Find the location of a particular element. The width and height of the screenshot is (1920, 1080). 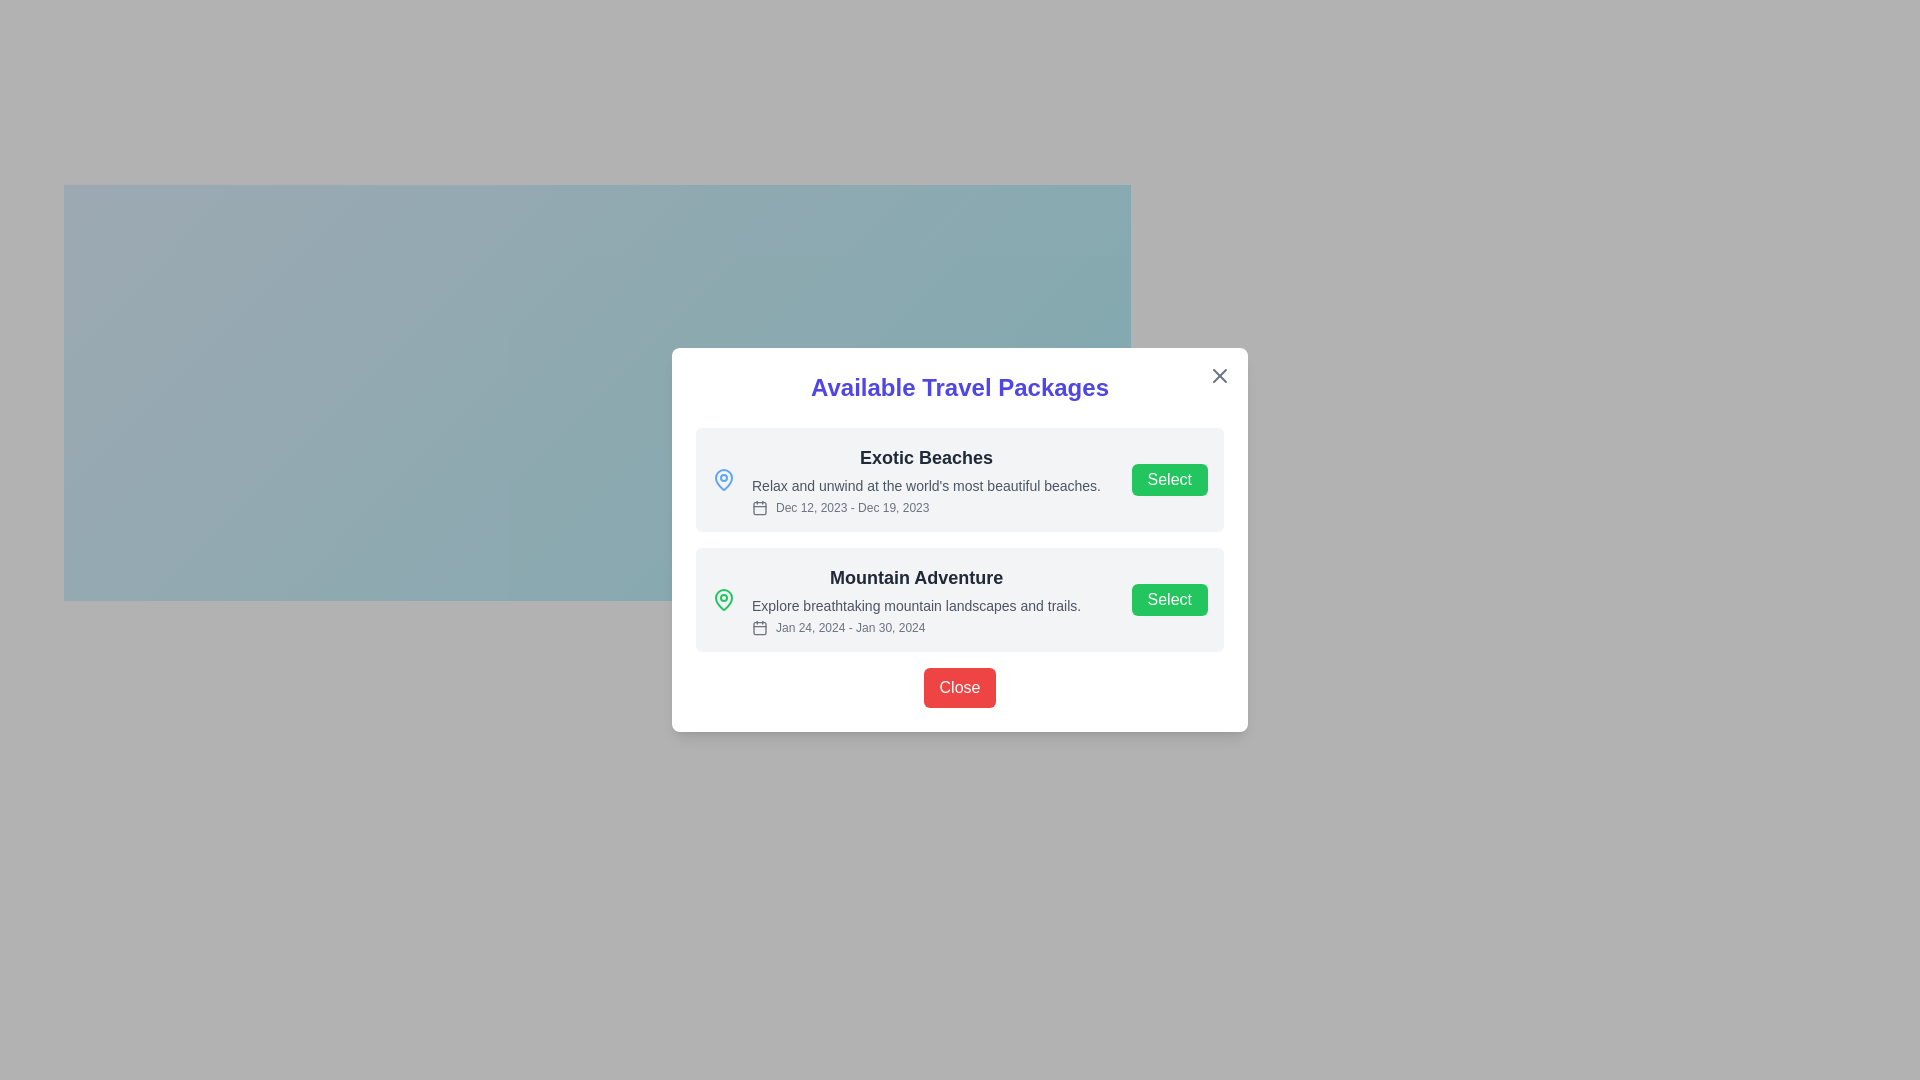

the calendar icon element, which visually represents the body of the calendar within the user interface is located at coordinates (758, 507).